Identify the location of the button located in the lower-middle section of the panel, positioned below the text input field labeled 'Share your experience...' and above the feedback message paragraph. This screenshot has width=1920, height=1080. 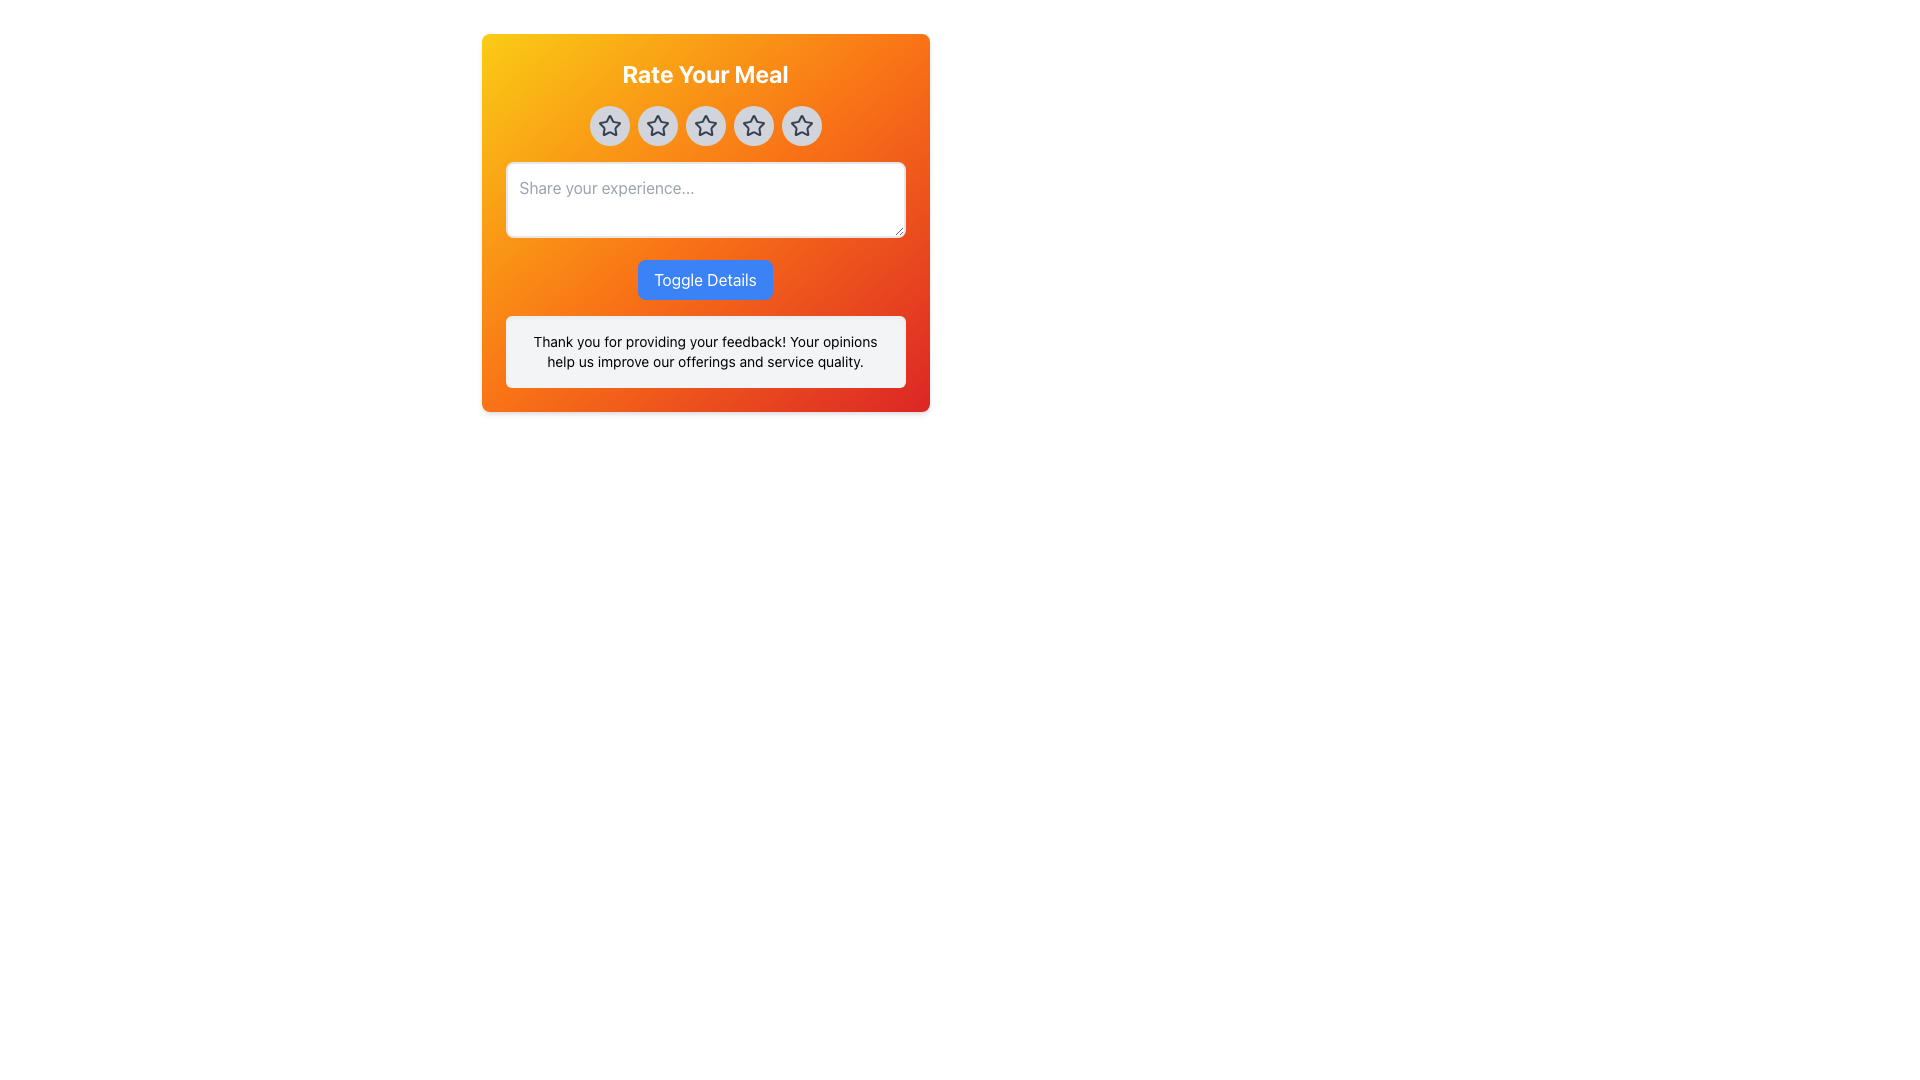
(705, 280).